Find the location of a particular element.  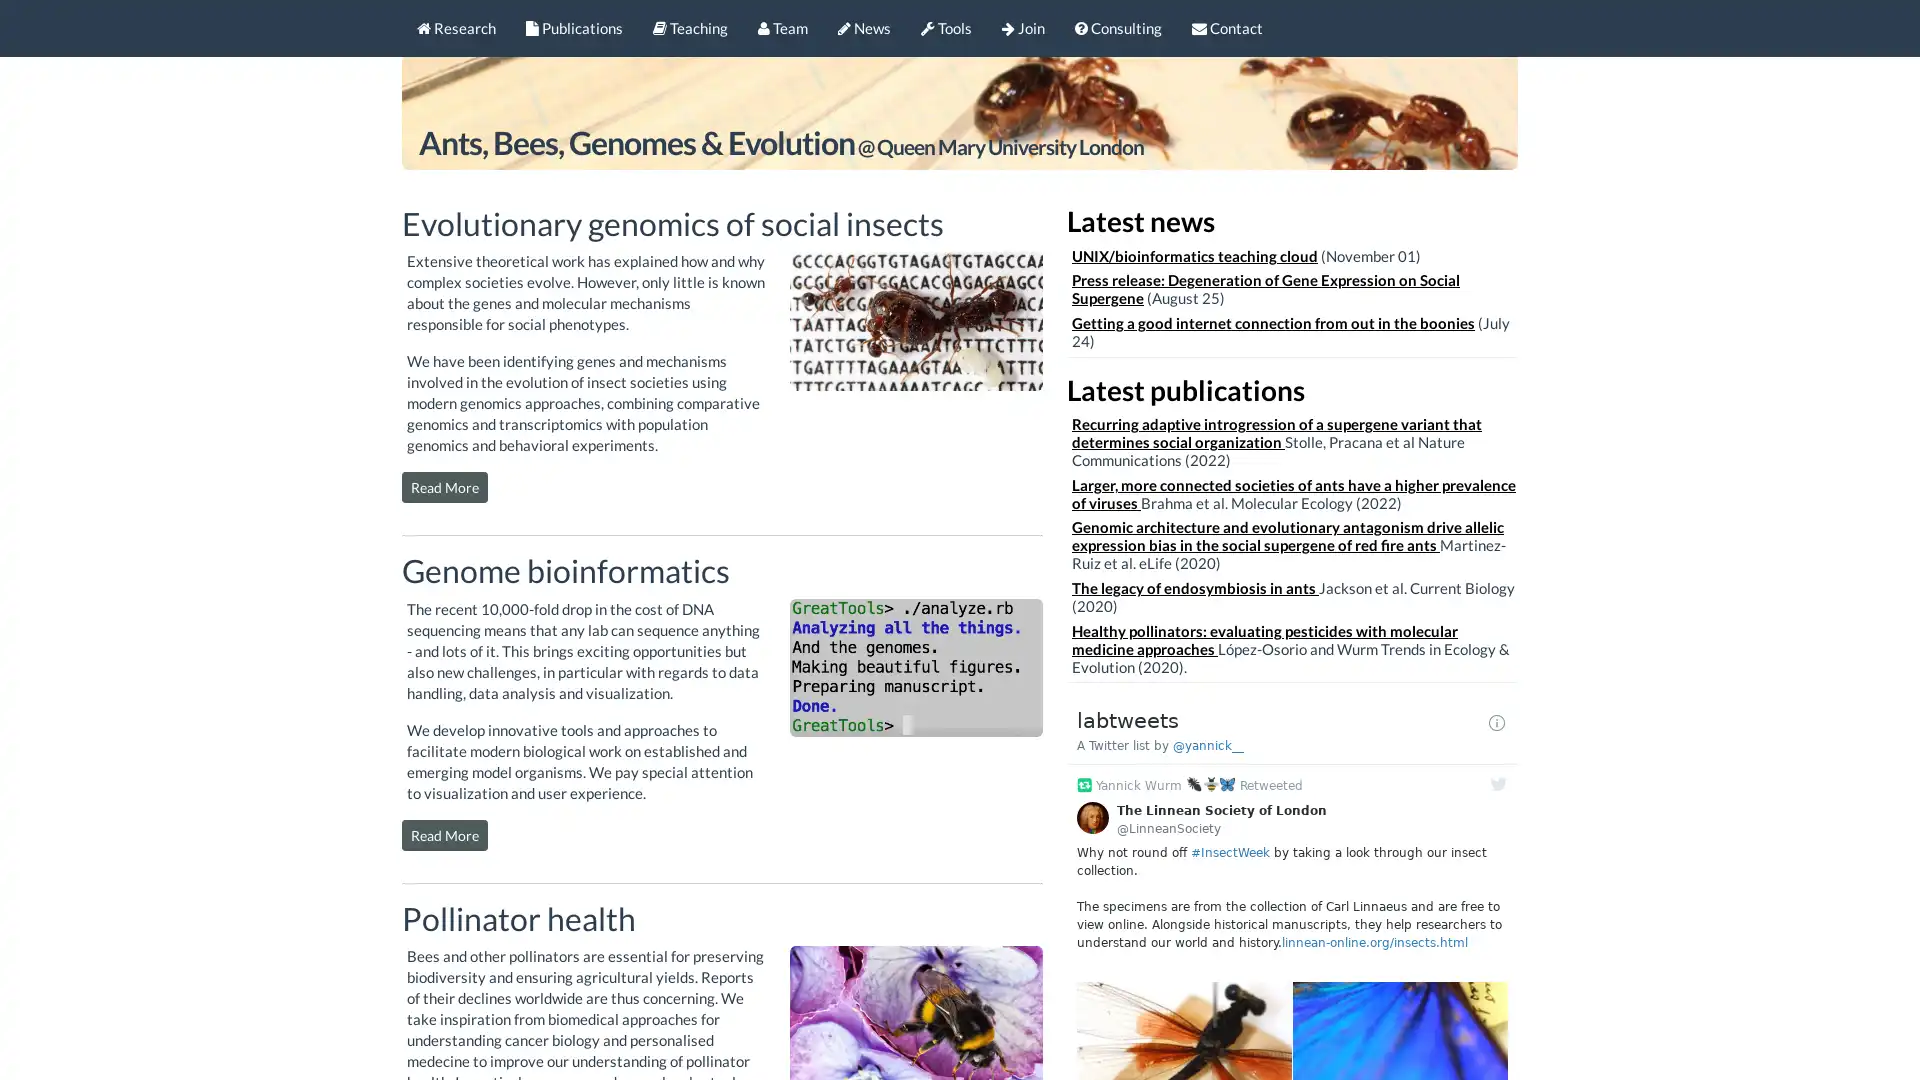

Read More is located at coordinates (444, 487).